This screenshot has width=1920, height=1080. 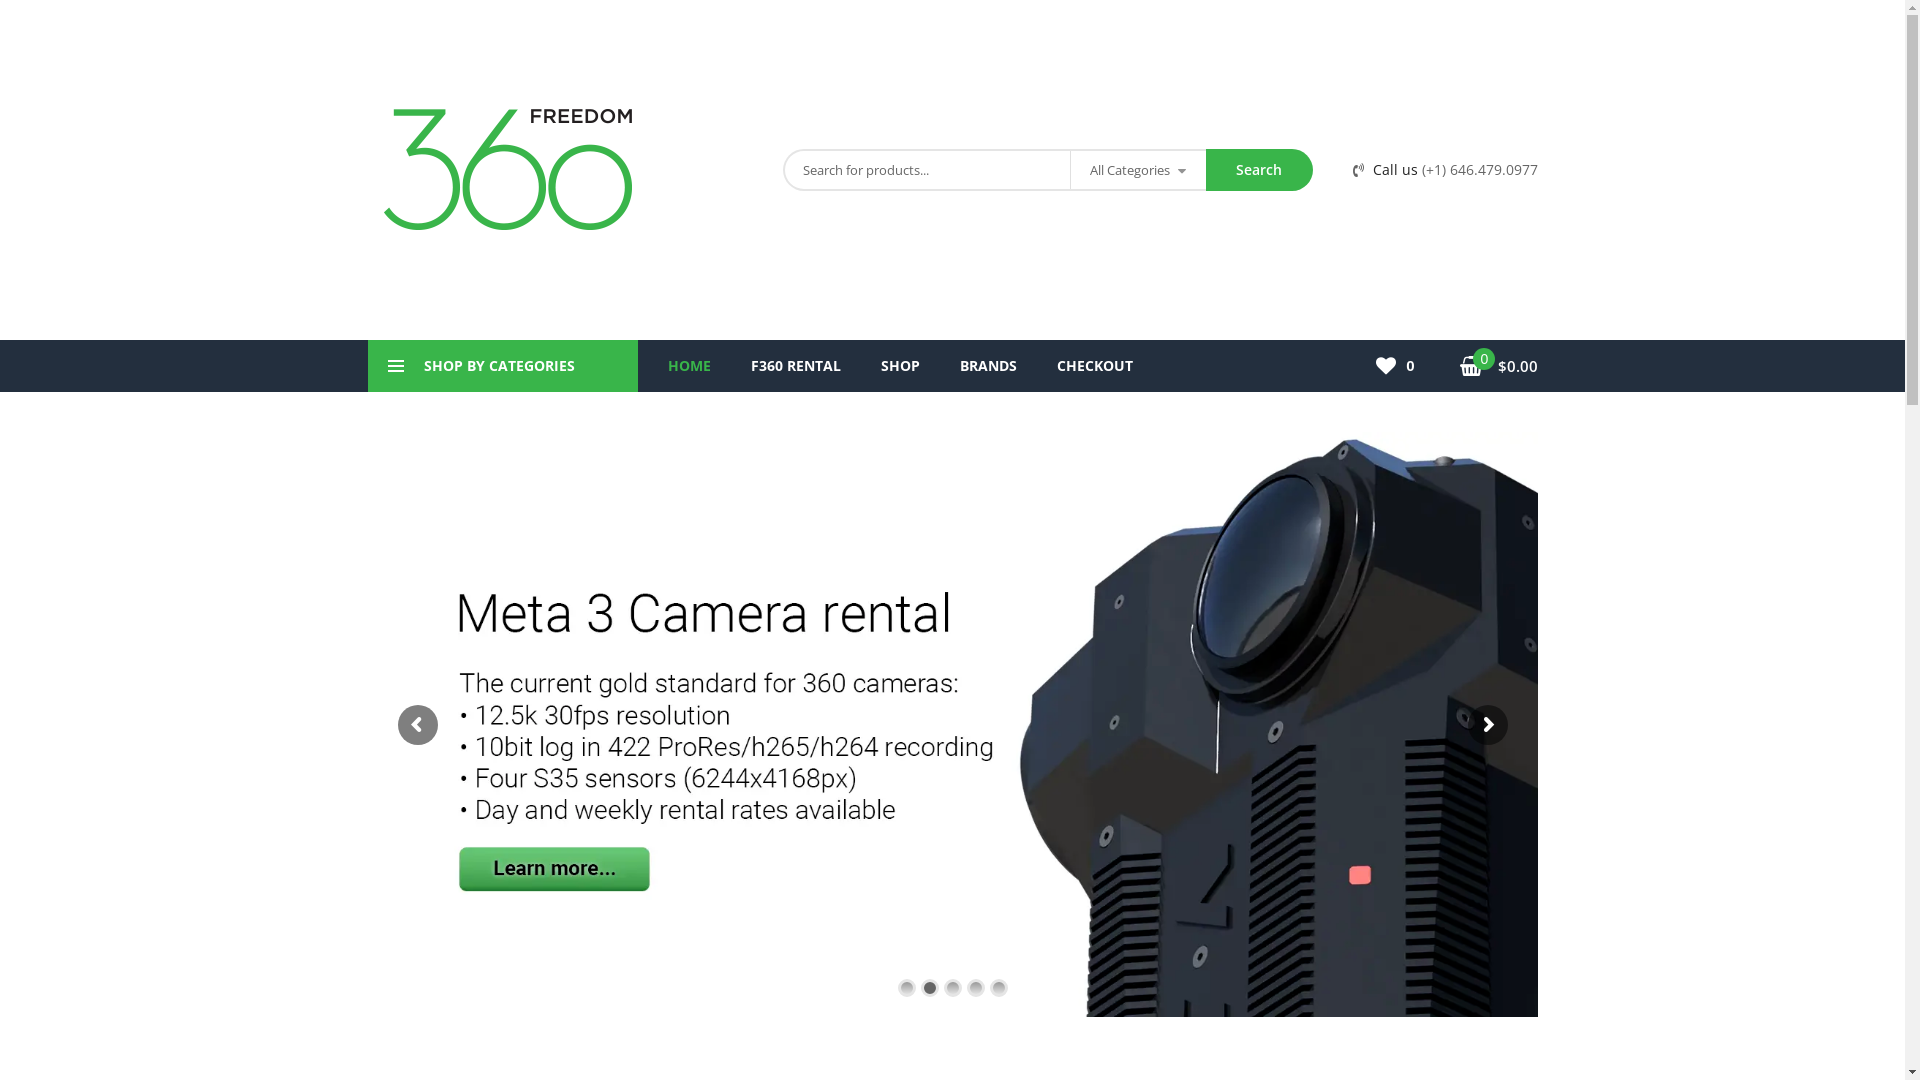 What do you see at coordinates (503, 366) in the screenshot?
I see `'SHOP BY CATEGORIES'` at bounding box center [503, 366].